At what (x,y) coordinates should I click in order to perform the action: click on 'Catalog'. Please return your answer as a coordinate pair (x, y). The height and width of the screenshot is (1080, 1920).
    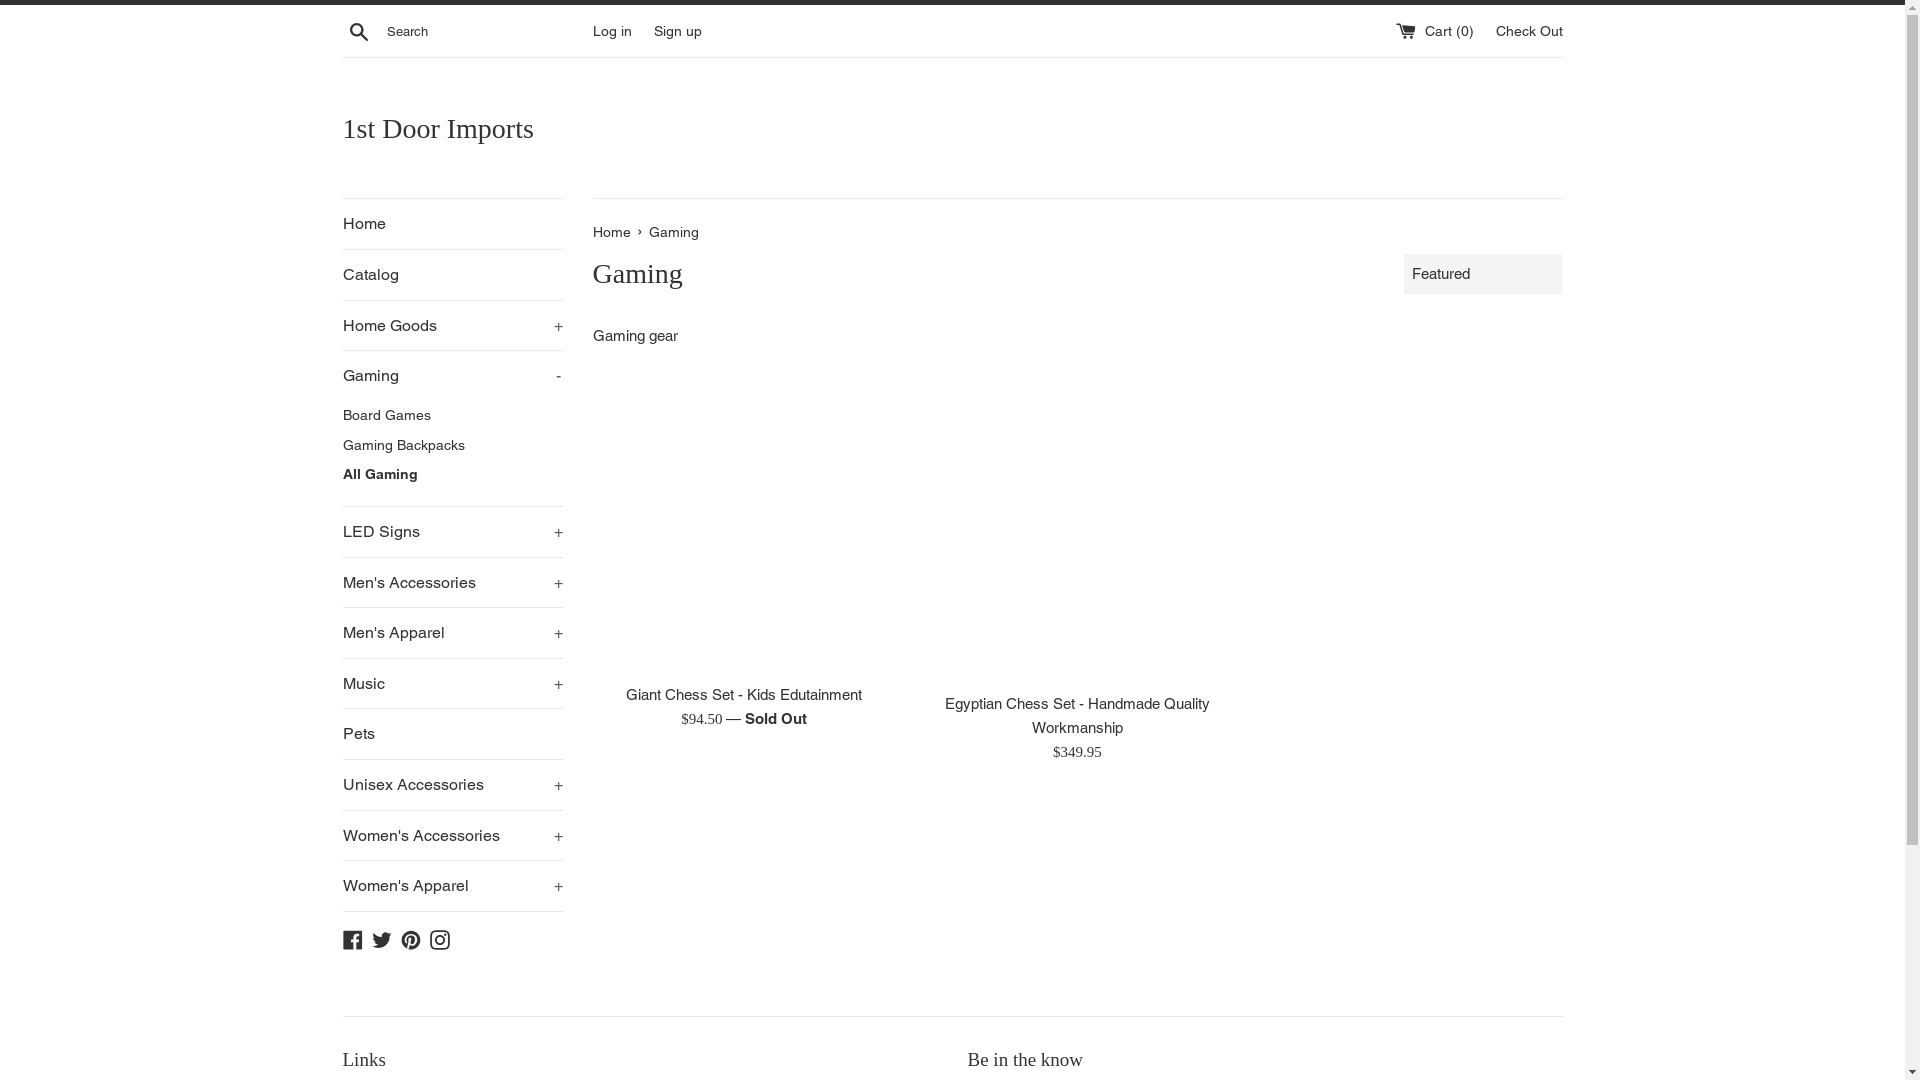
    Looking at the image, I should click on (341, 274).